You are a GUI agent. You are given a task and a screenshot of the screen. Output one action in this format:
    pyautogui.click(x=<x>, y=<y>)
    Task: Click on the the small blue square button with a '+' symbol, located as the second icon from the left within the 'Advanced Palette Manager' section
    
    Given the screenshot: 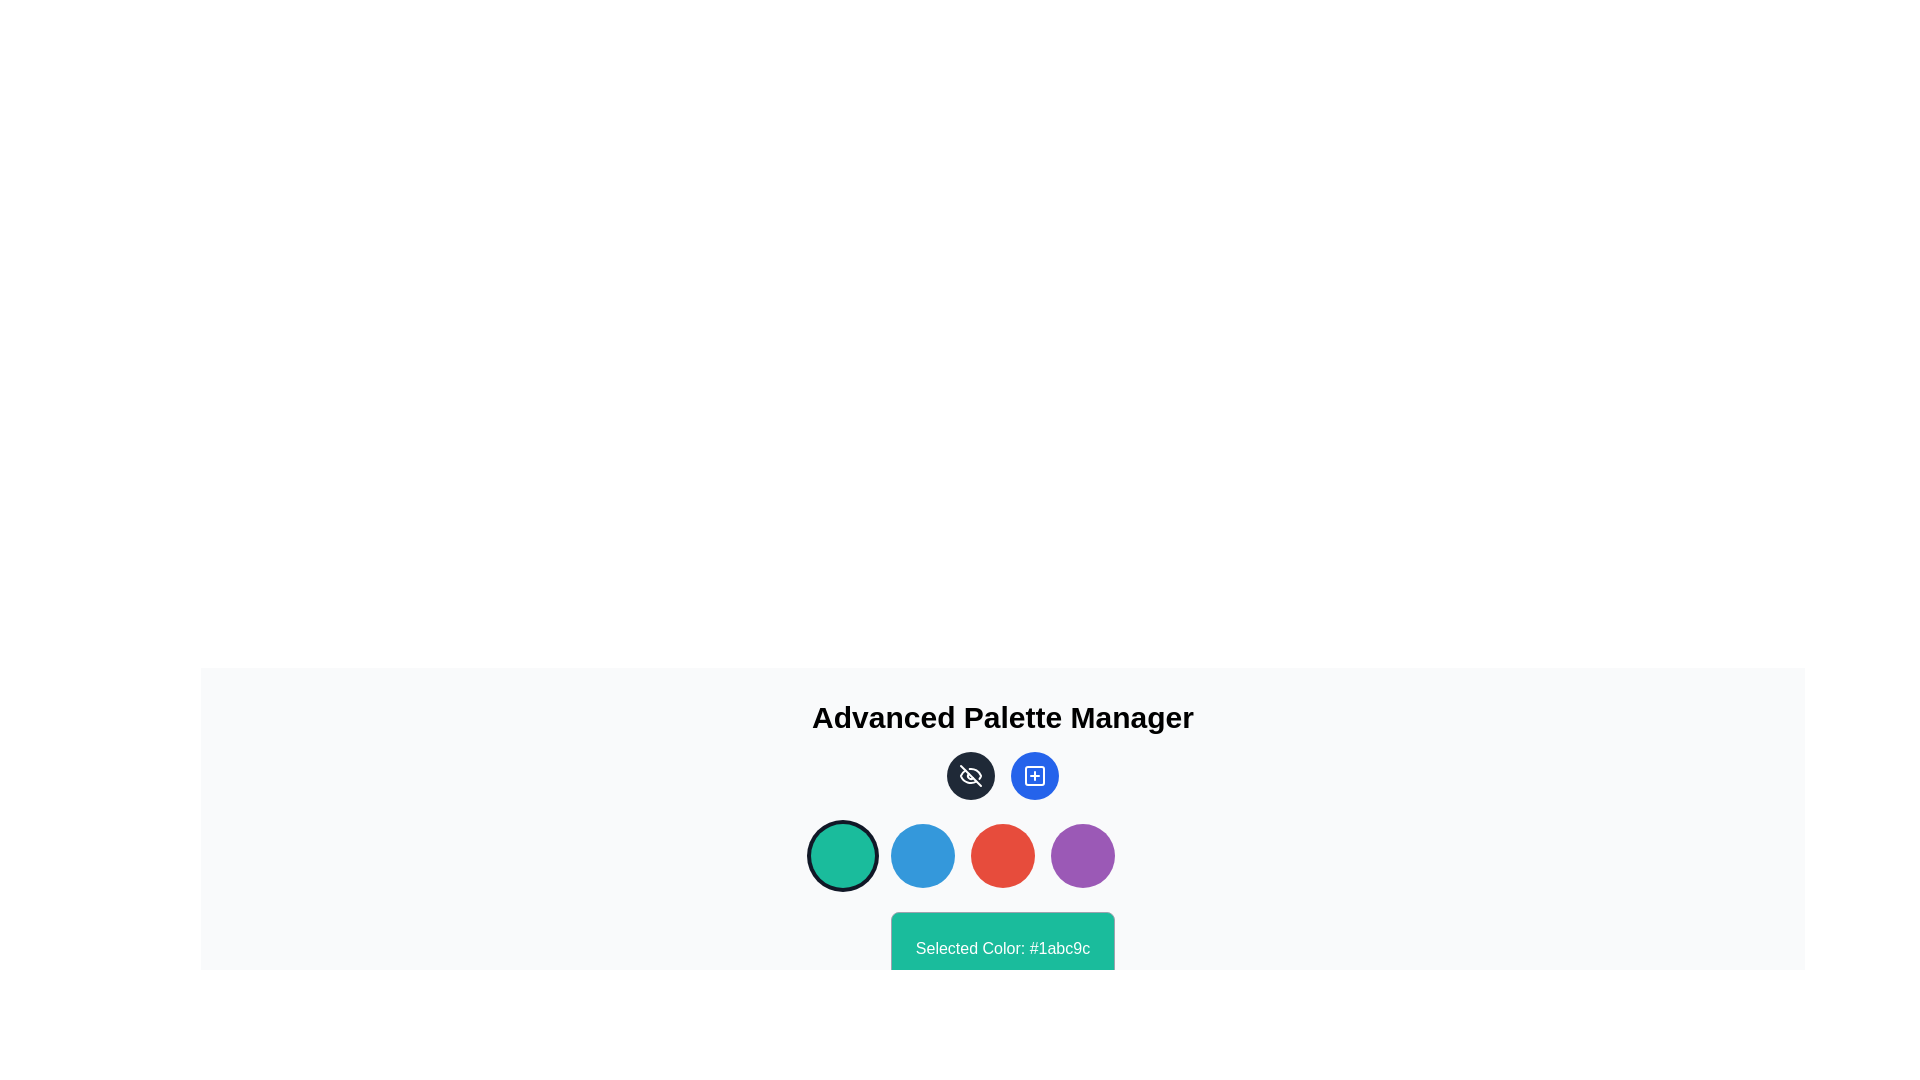 What is the action you would take?
    pyautogui.click(x=1035, y=774)
    